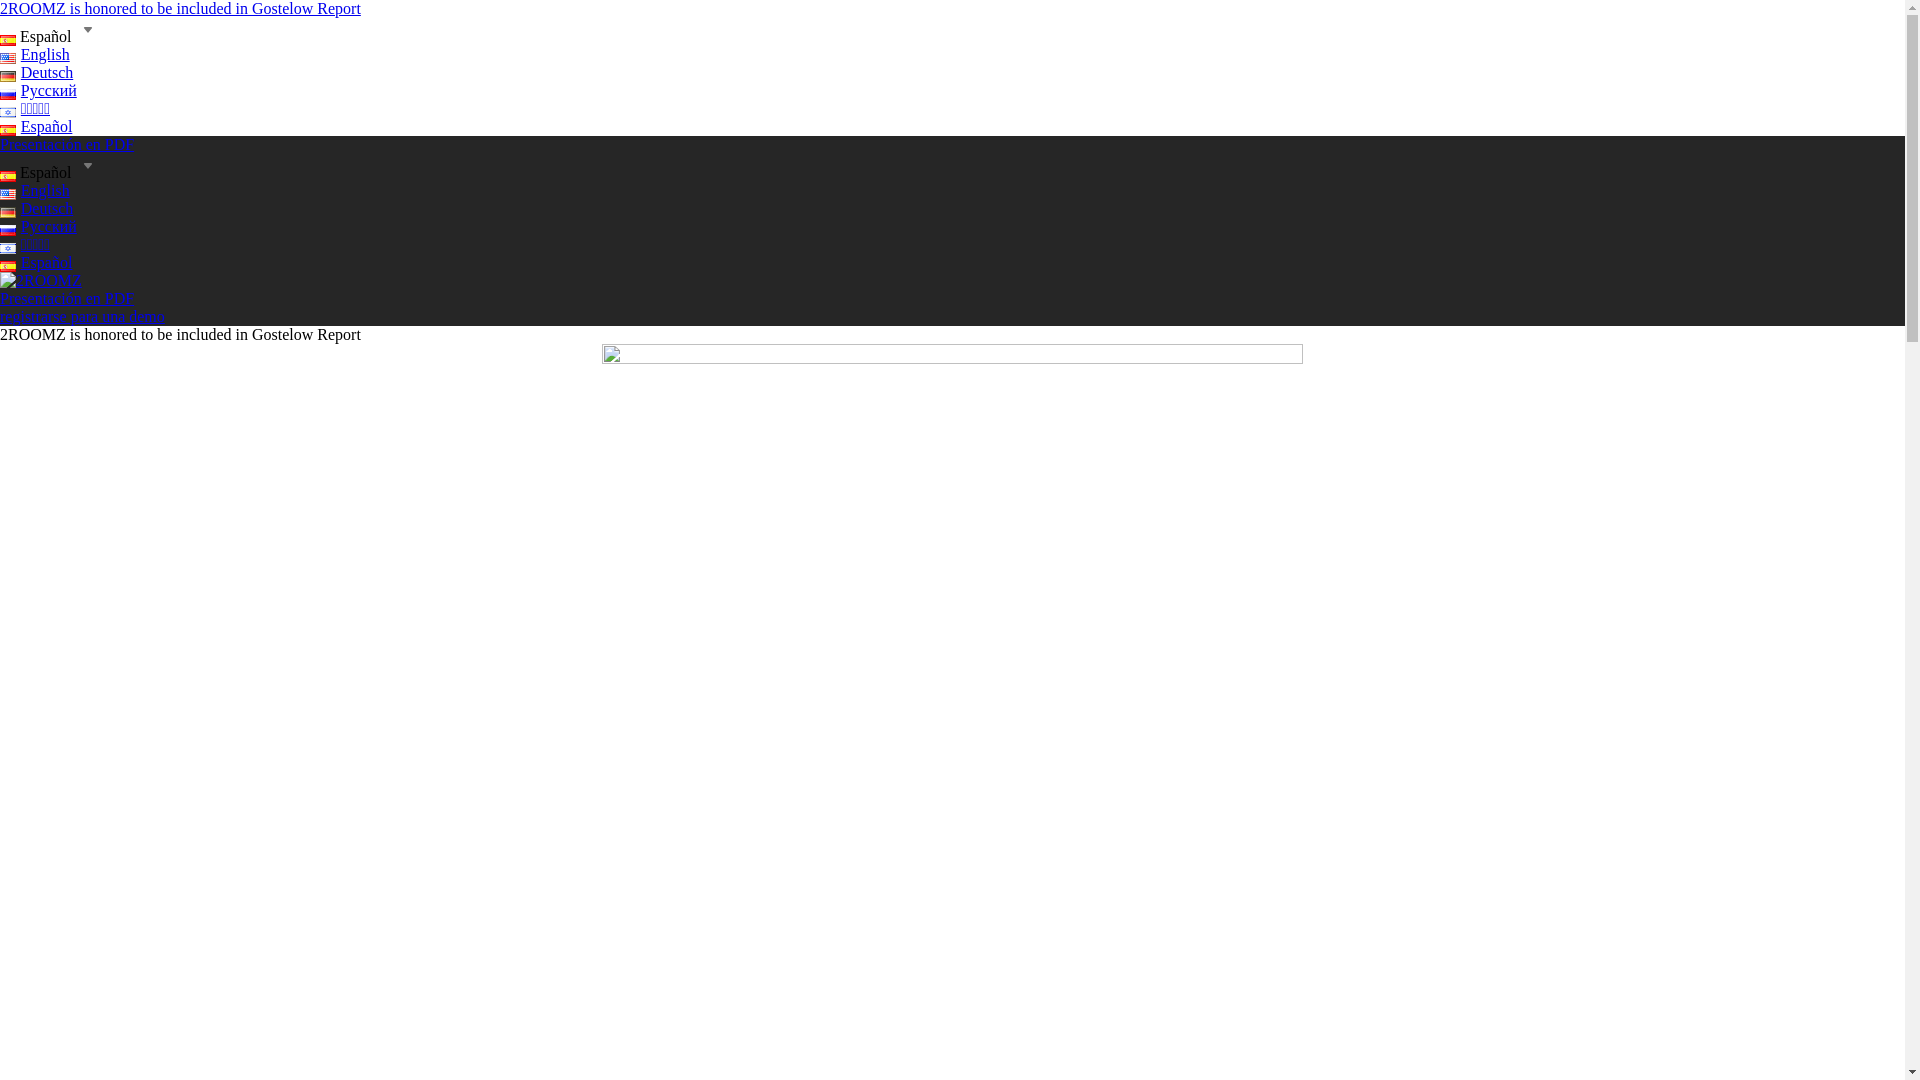  I want to click on 'Deutsch', so click(36, 208).